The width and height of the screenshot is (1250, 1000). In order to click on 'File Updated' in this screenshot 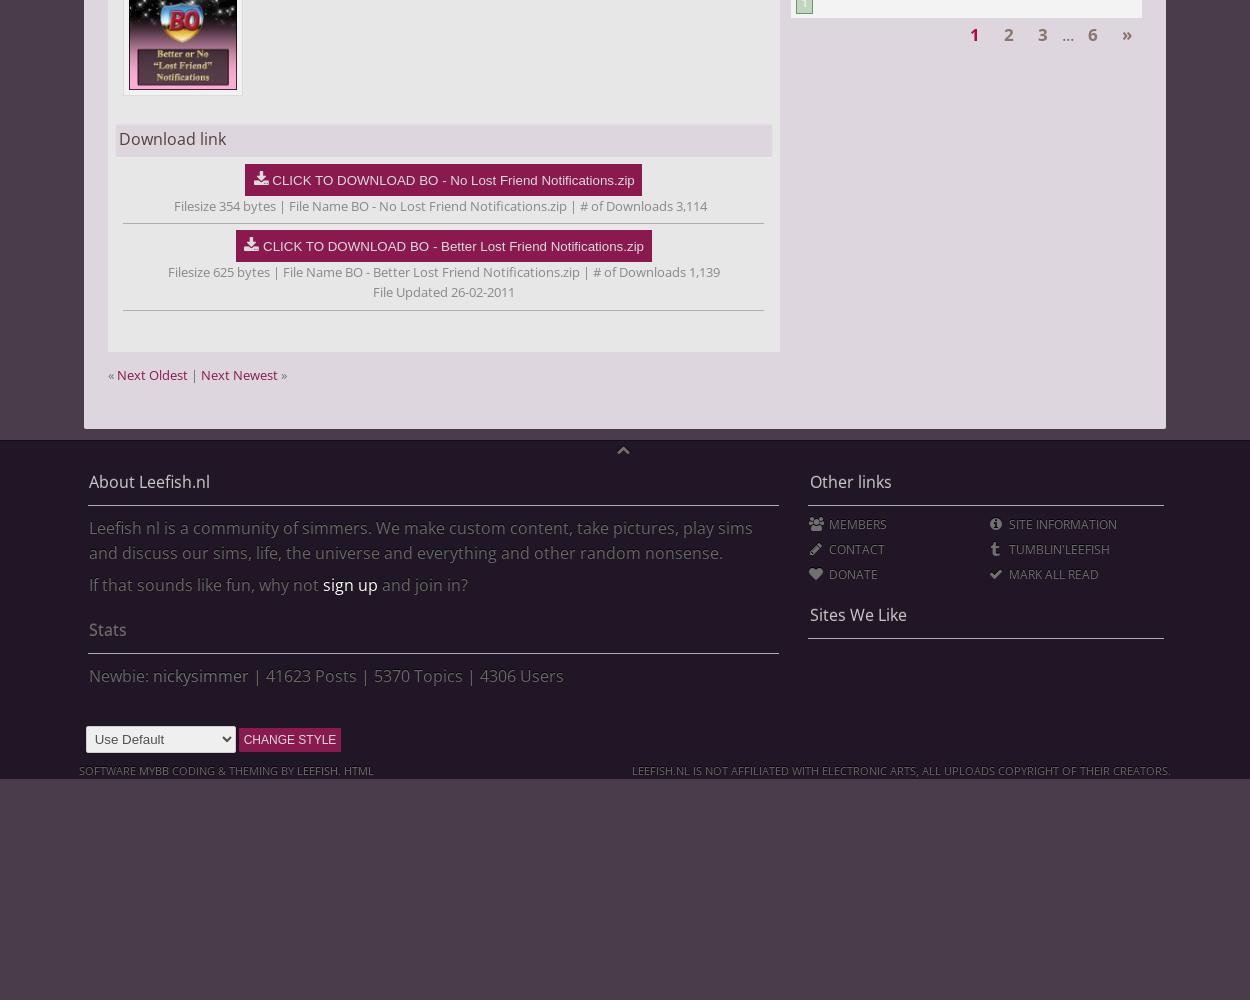, I will do `click(411, 292)`.